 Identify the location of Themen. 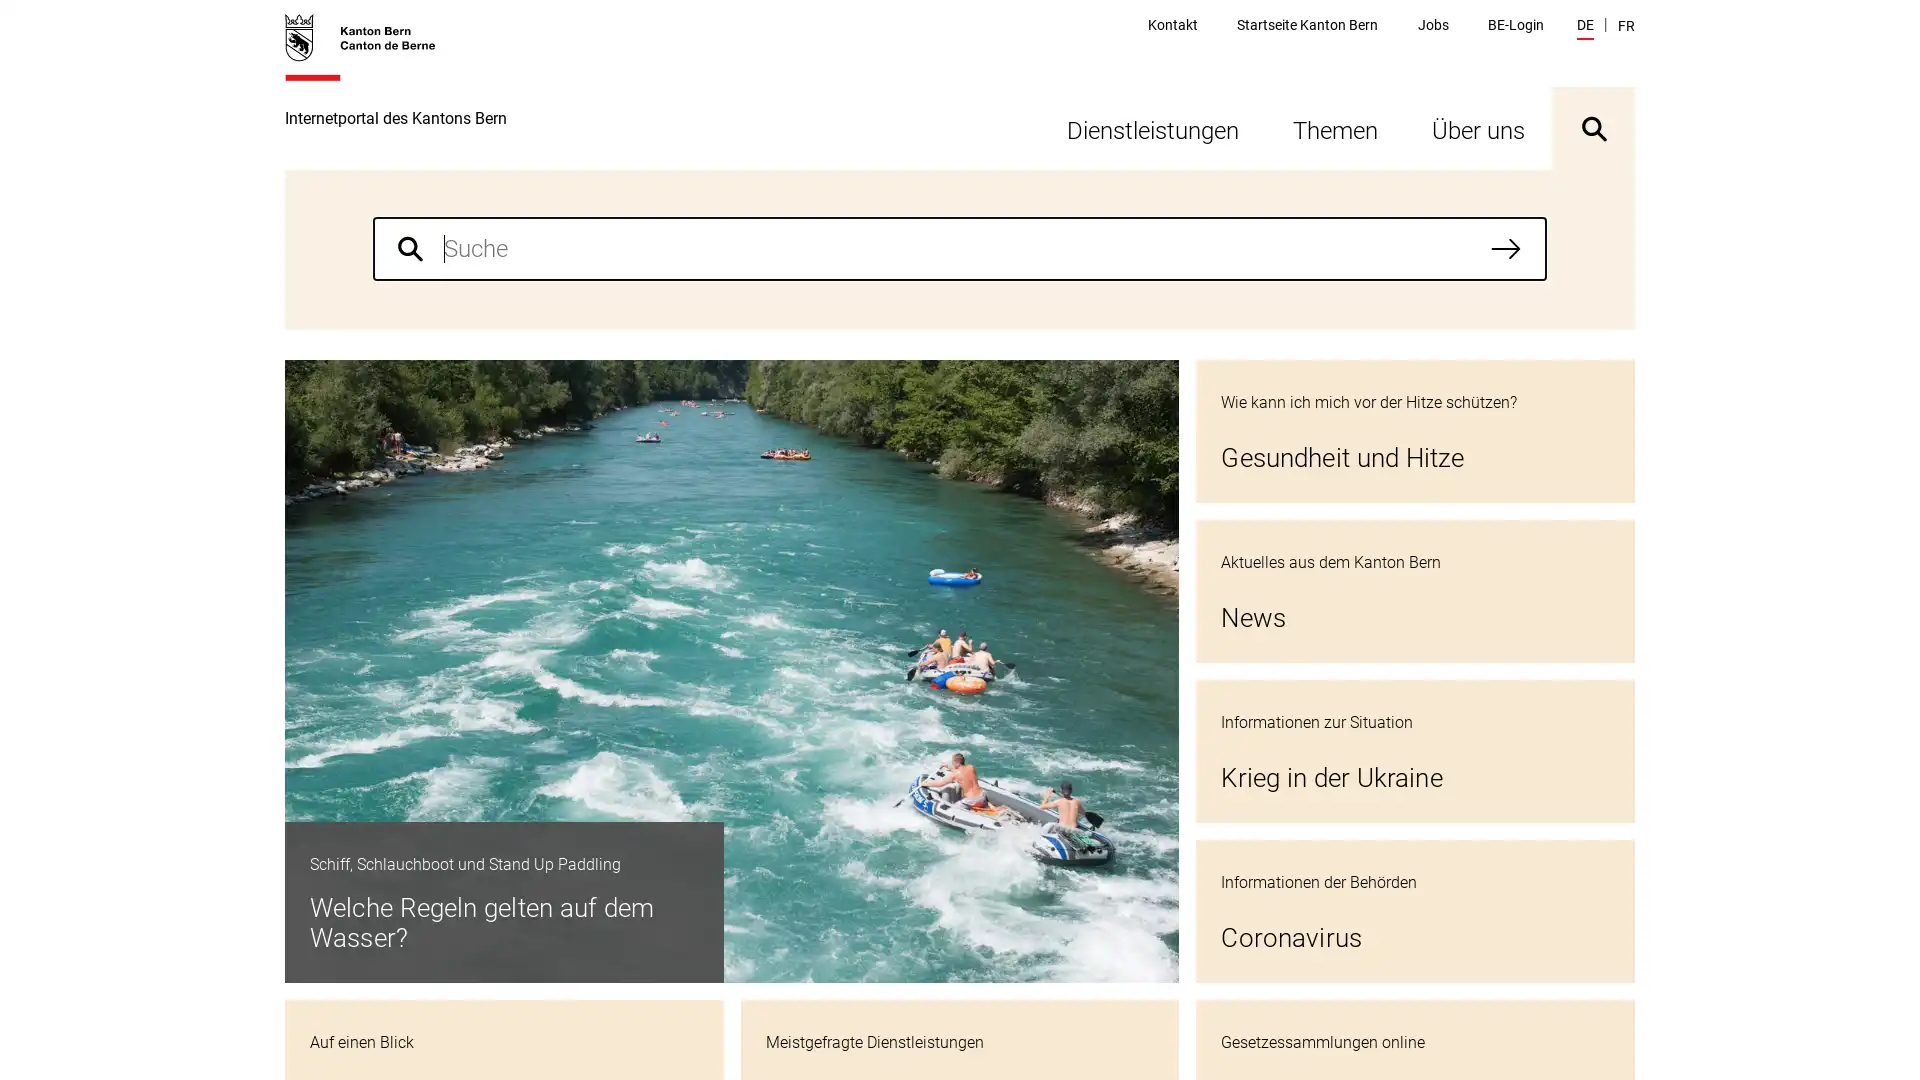
(1335, 128).